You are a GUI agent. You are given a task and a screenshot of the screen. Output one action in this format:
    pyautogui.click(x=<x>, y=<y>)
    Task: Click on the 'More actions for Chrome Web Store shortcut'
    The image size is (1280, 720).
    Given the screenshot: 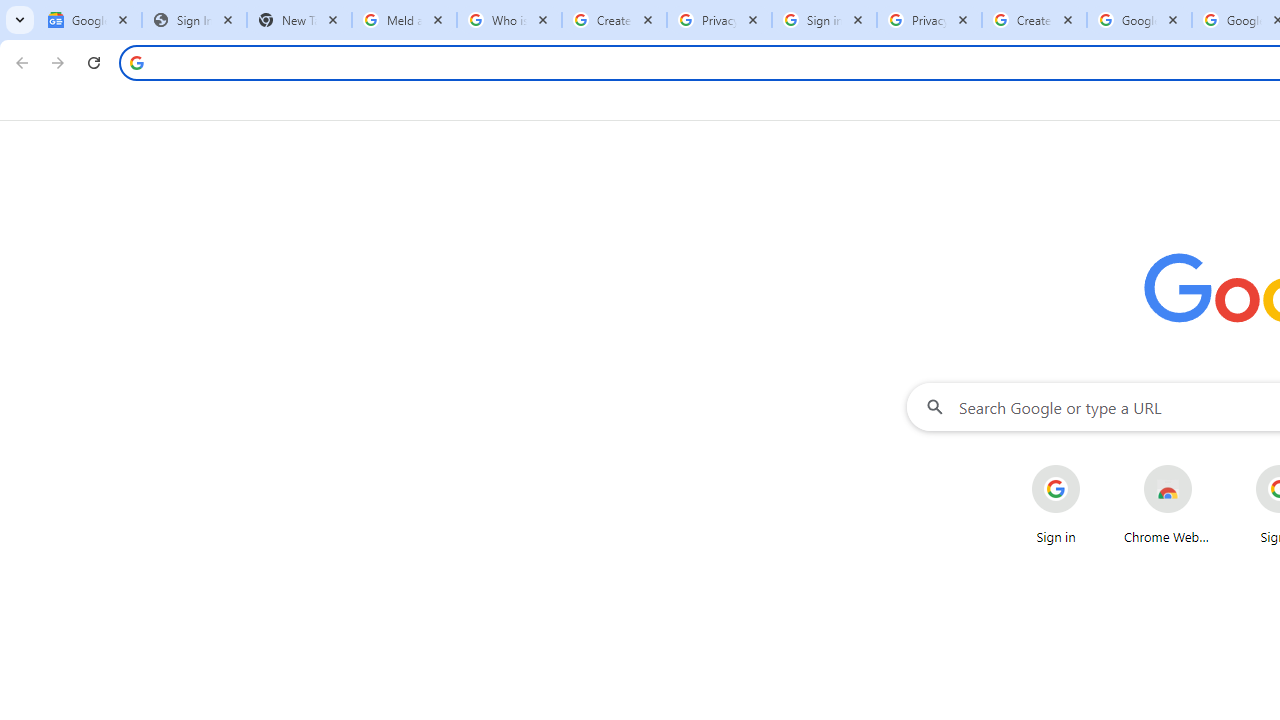 What is the action you would take?
    pyautogui.click(x=1207, y=466)
    